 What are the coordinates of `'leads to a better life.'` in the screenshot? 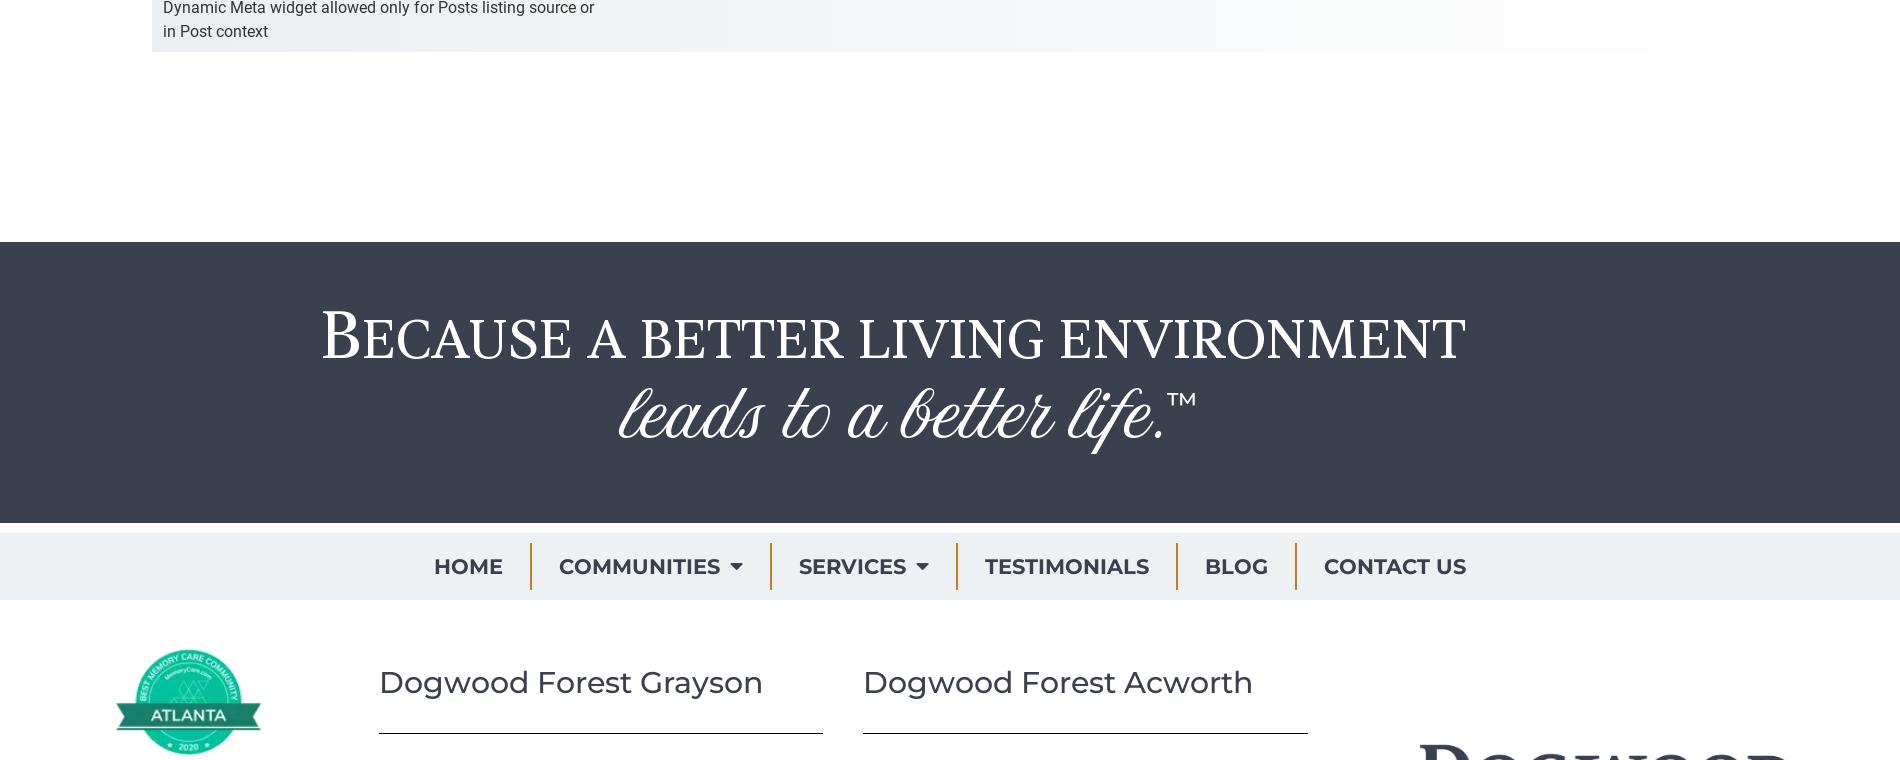 It's located at (892, 420).